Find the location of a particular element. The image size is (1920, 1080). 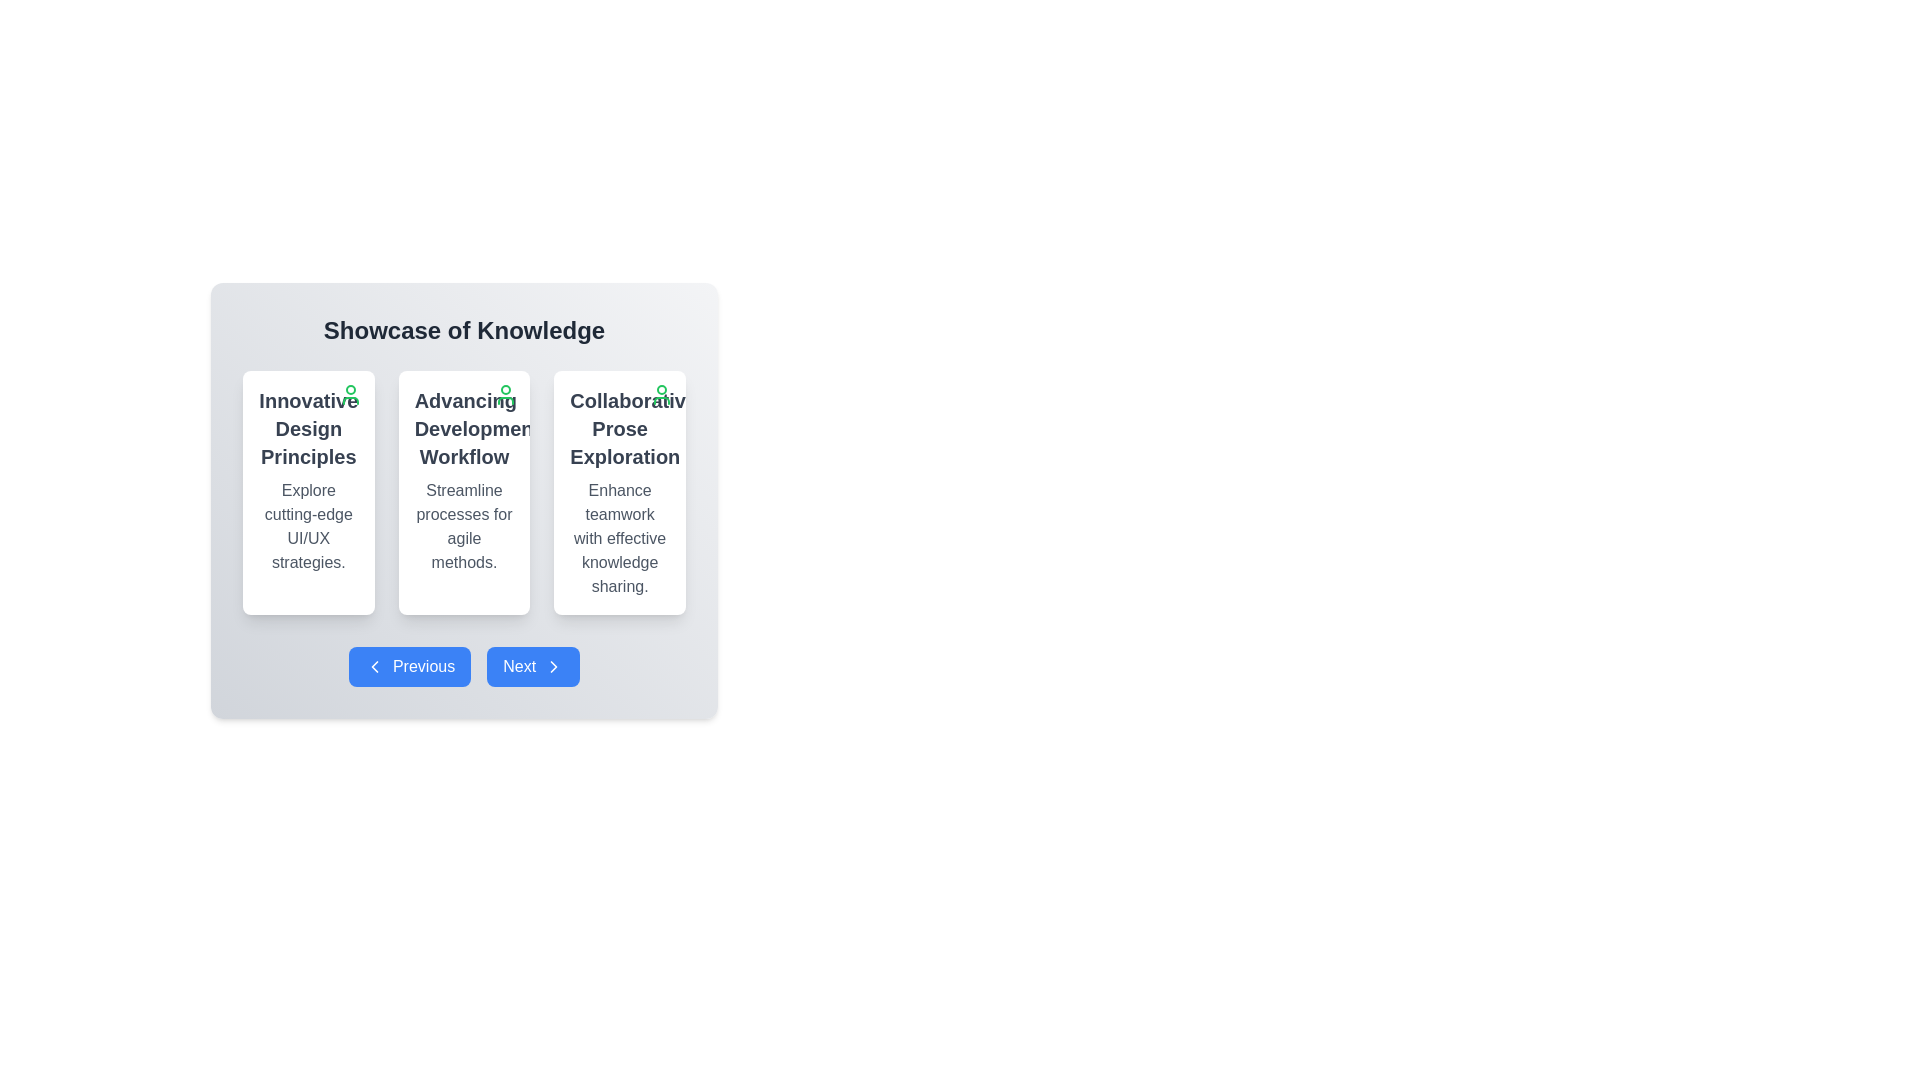

the rectangular button with a blue background and white text that reads 'Previous', featuring a leftward-pointing chevron icon is located at coordinates (409, 667).